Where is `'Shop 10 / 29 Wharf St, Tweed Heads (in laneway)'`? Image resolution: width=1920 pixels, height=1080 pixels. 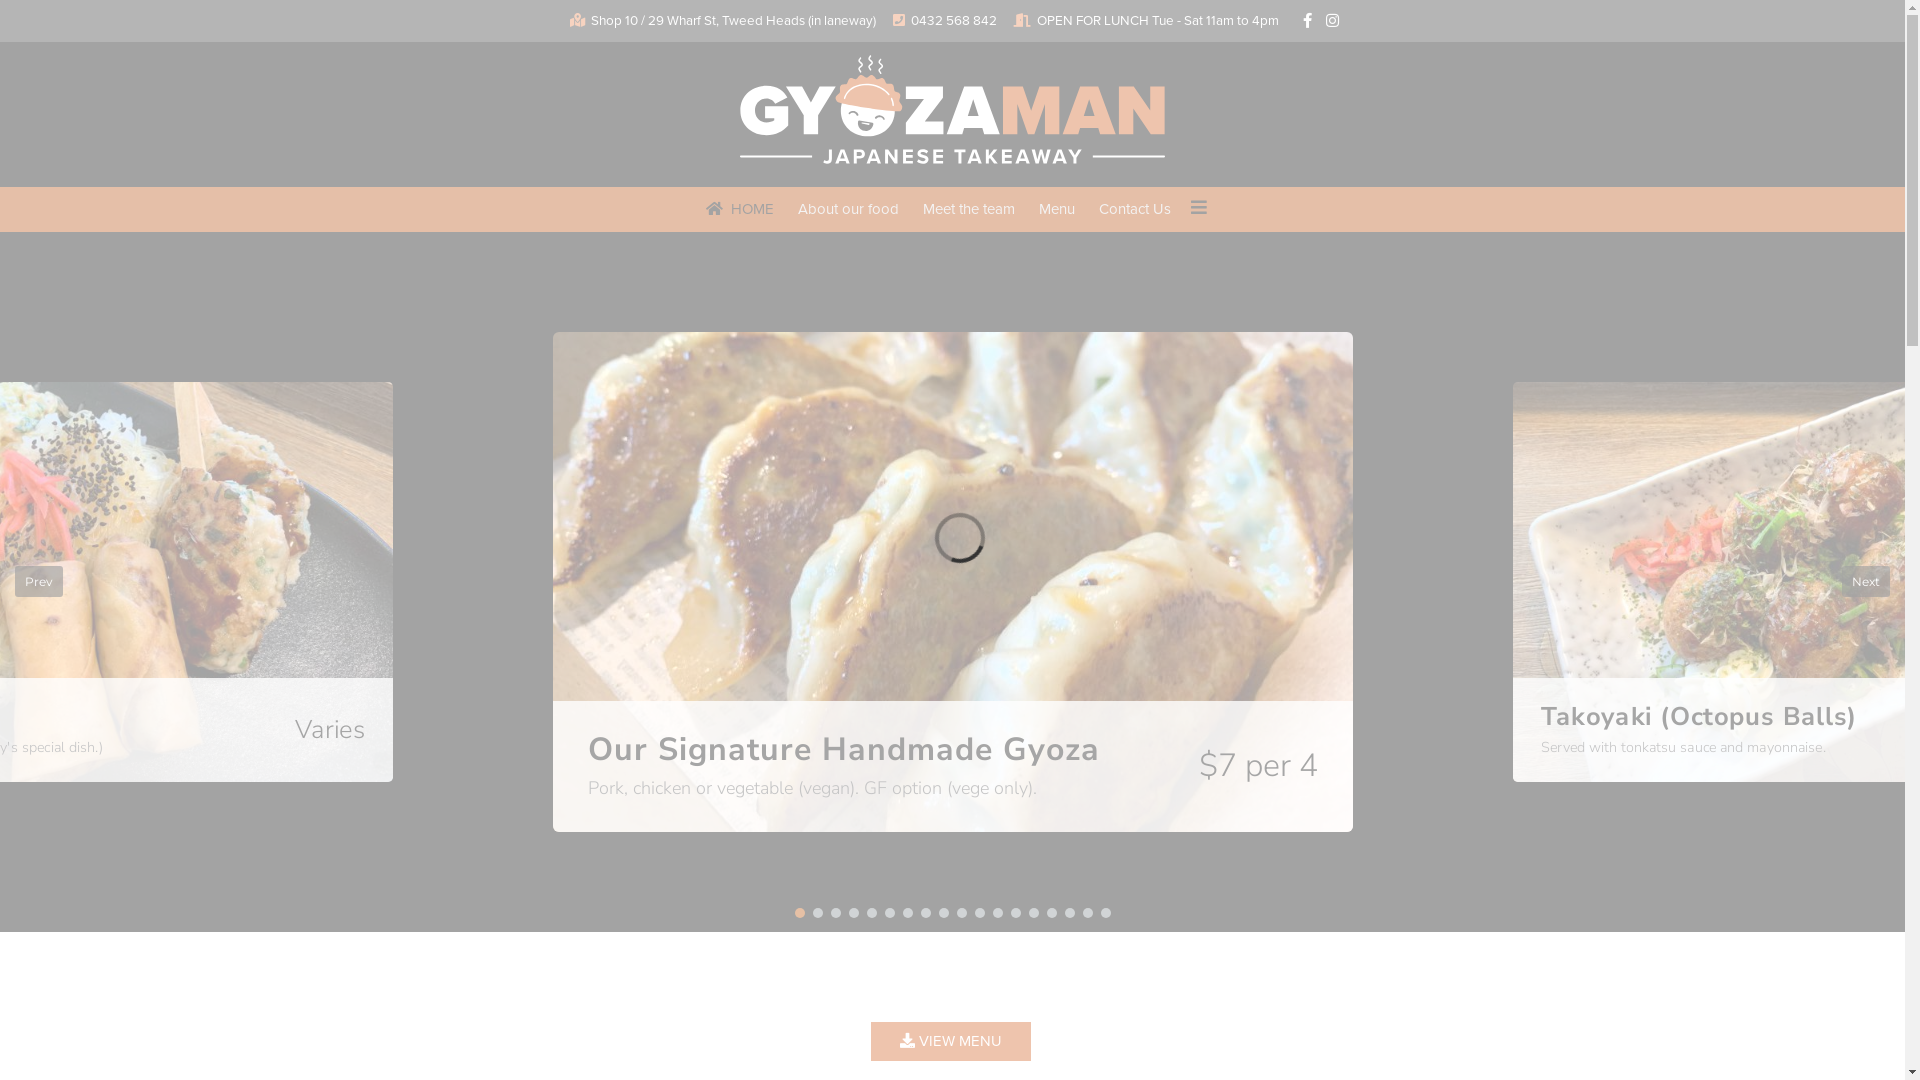
'Shop 10 / 29 Wharf St, Tweed Heads (in laneway)' is located at coordinates (731, 20).